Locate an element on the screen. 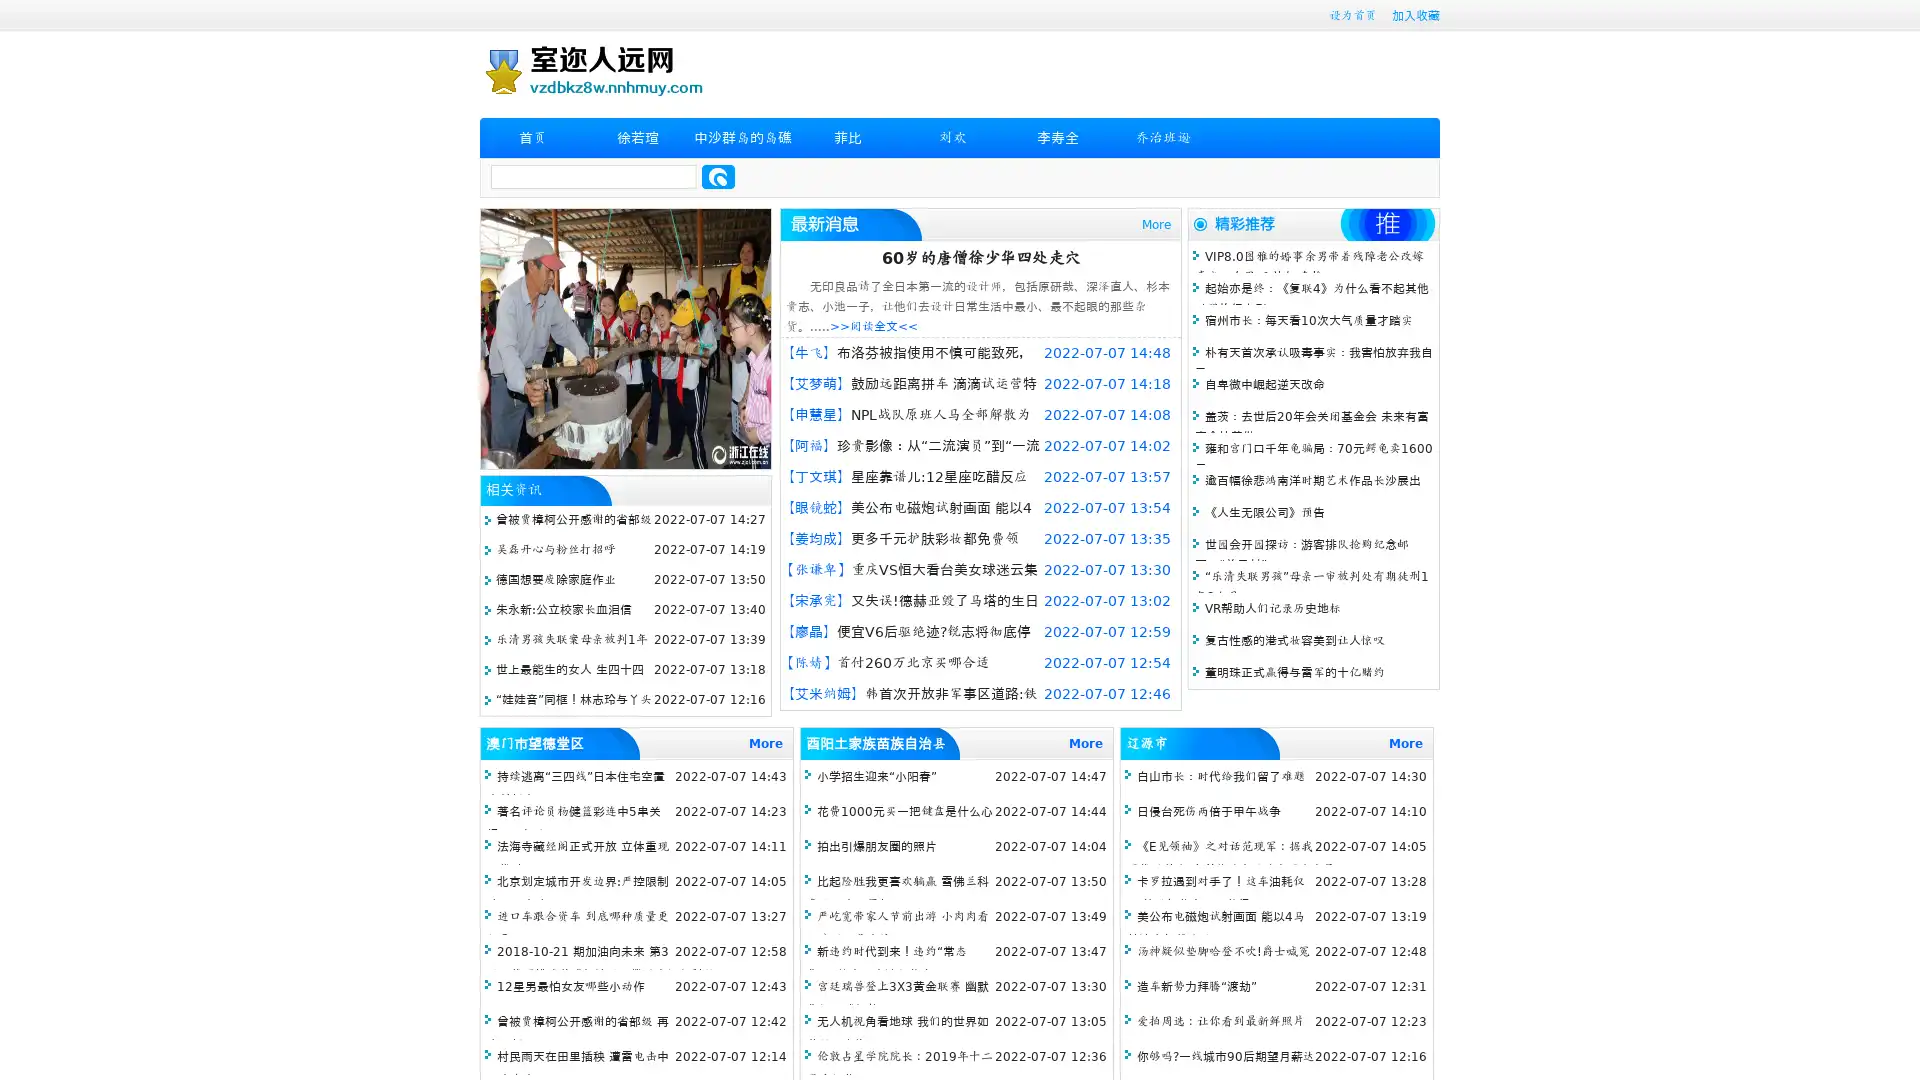 The width and height of the screenshot is (1920, 1080). Search is located at coordinates (718, 176).